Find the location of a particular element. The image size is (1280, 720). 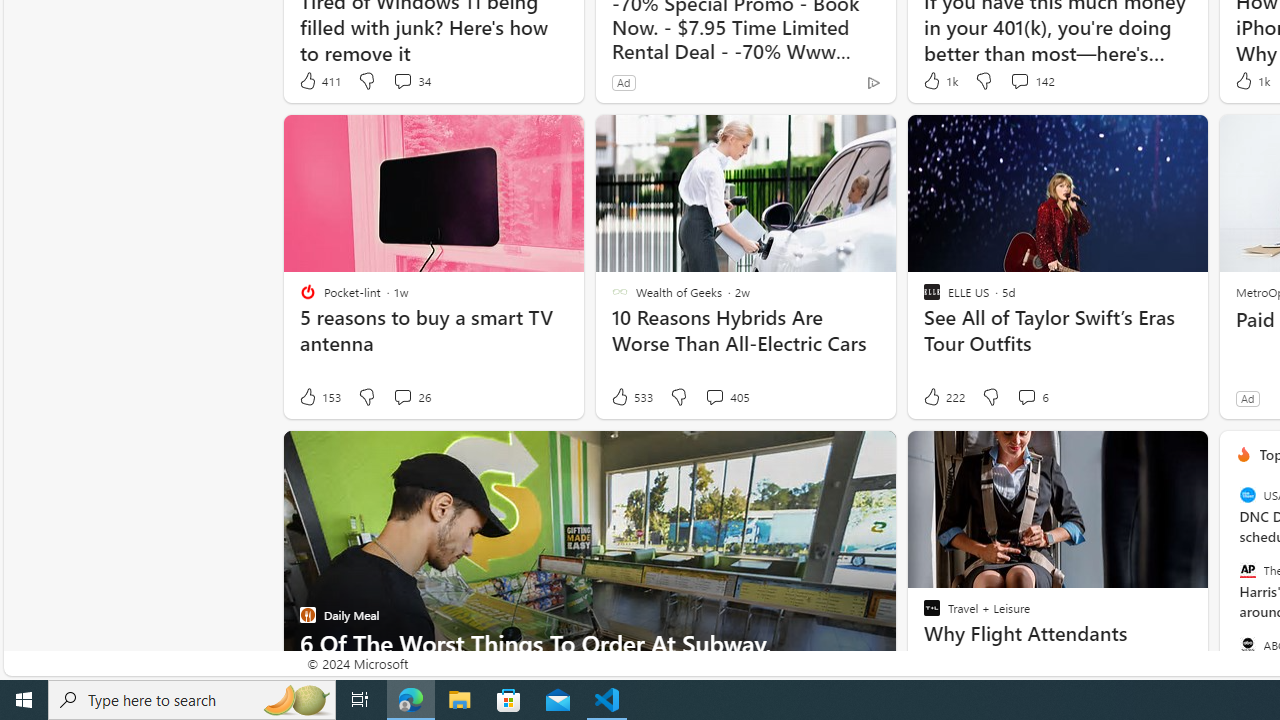

'411 Like' is located at coordinates (318, 80).